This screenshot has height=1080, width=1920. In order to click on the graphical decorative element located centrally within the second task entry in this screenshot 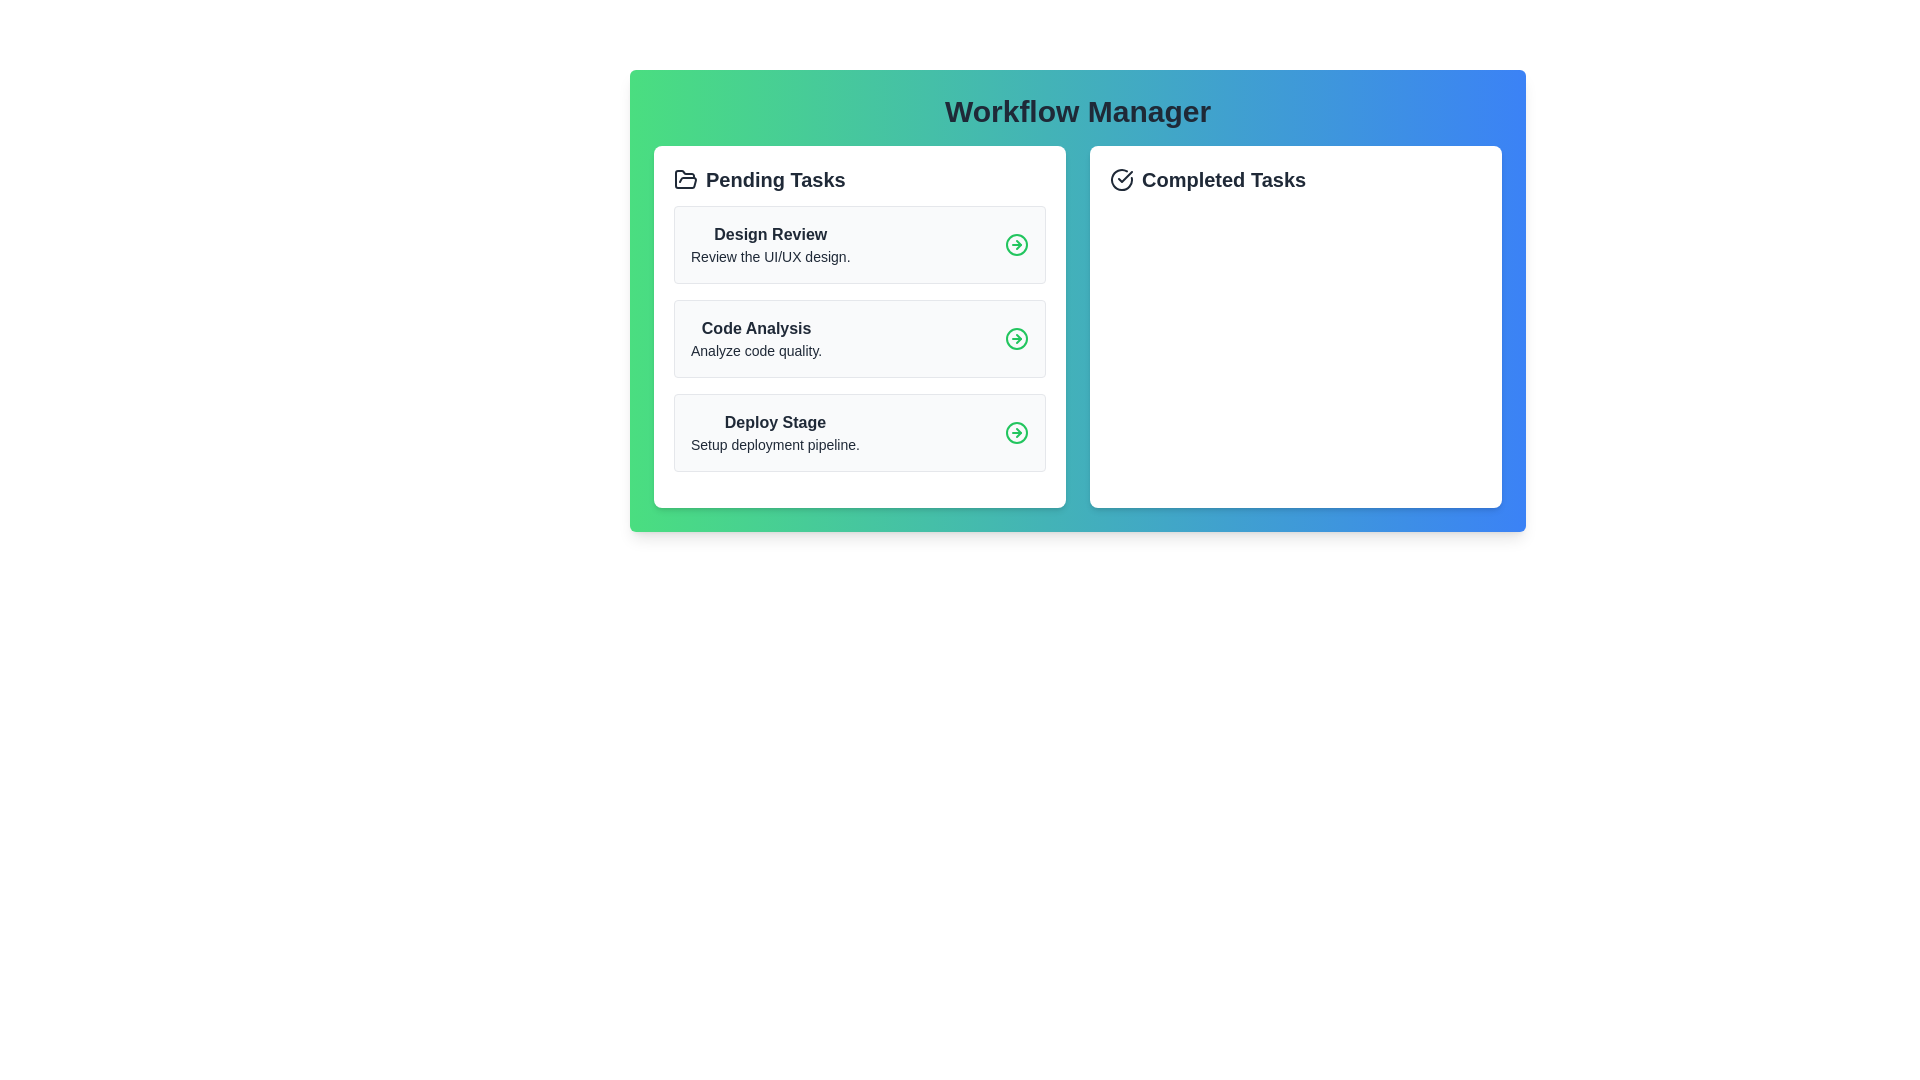, I will do `click(1017, 338)`.